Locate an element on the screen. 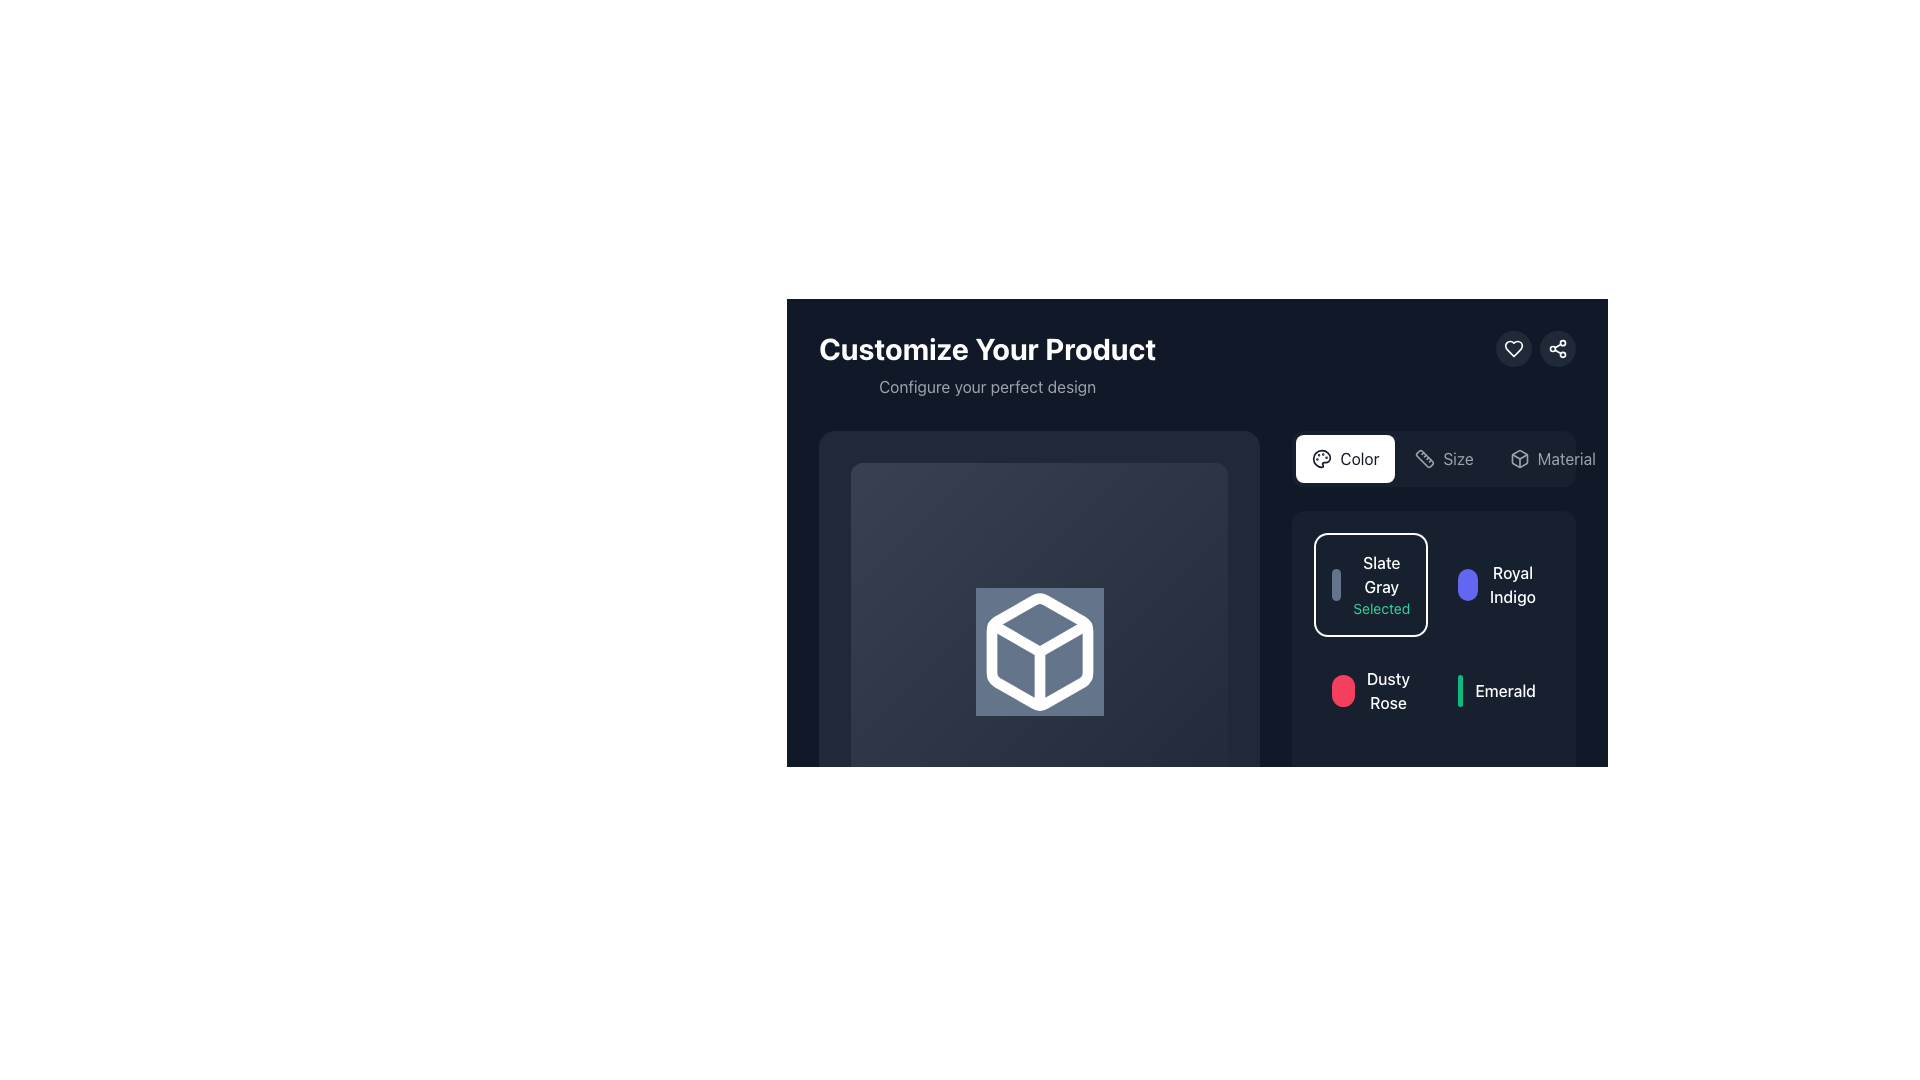 Image resolution: width=1920 pixels, height=1080 pixels. the graphical decoration element, which is centrally located within the cube-like icon in the primary section of the interface is located at coordinates (1039, 638).